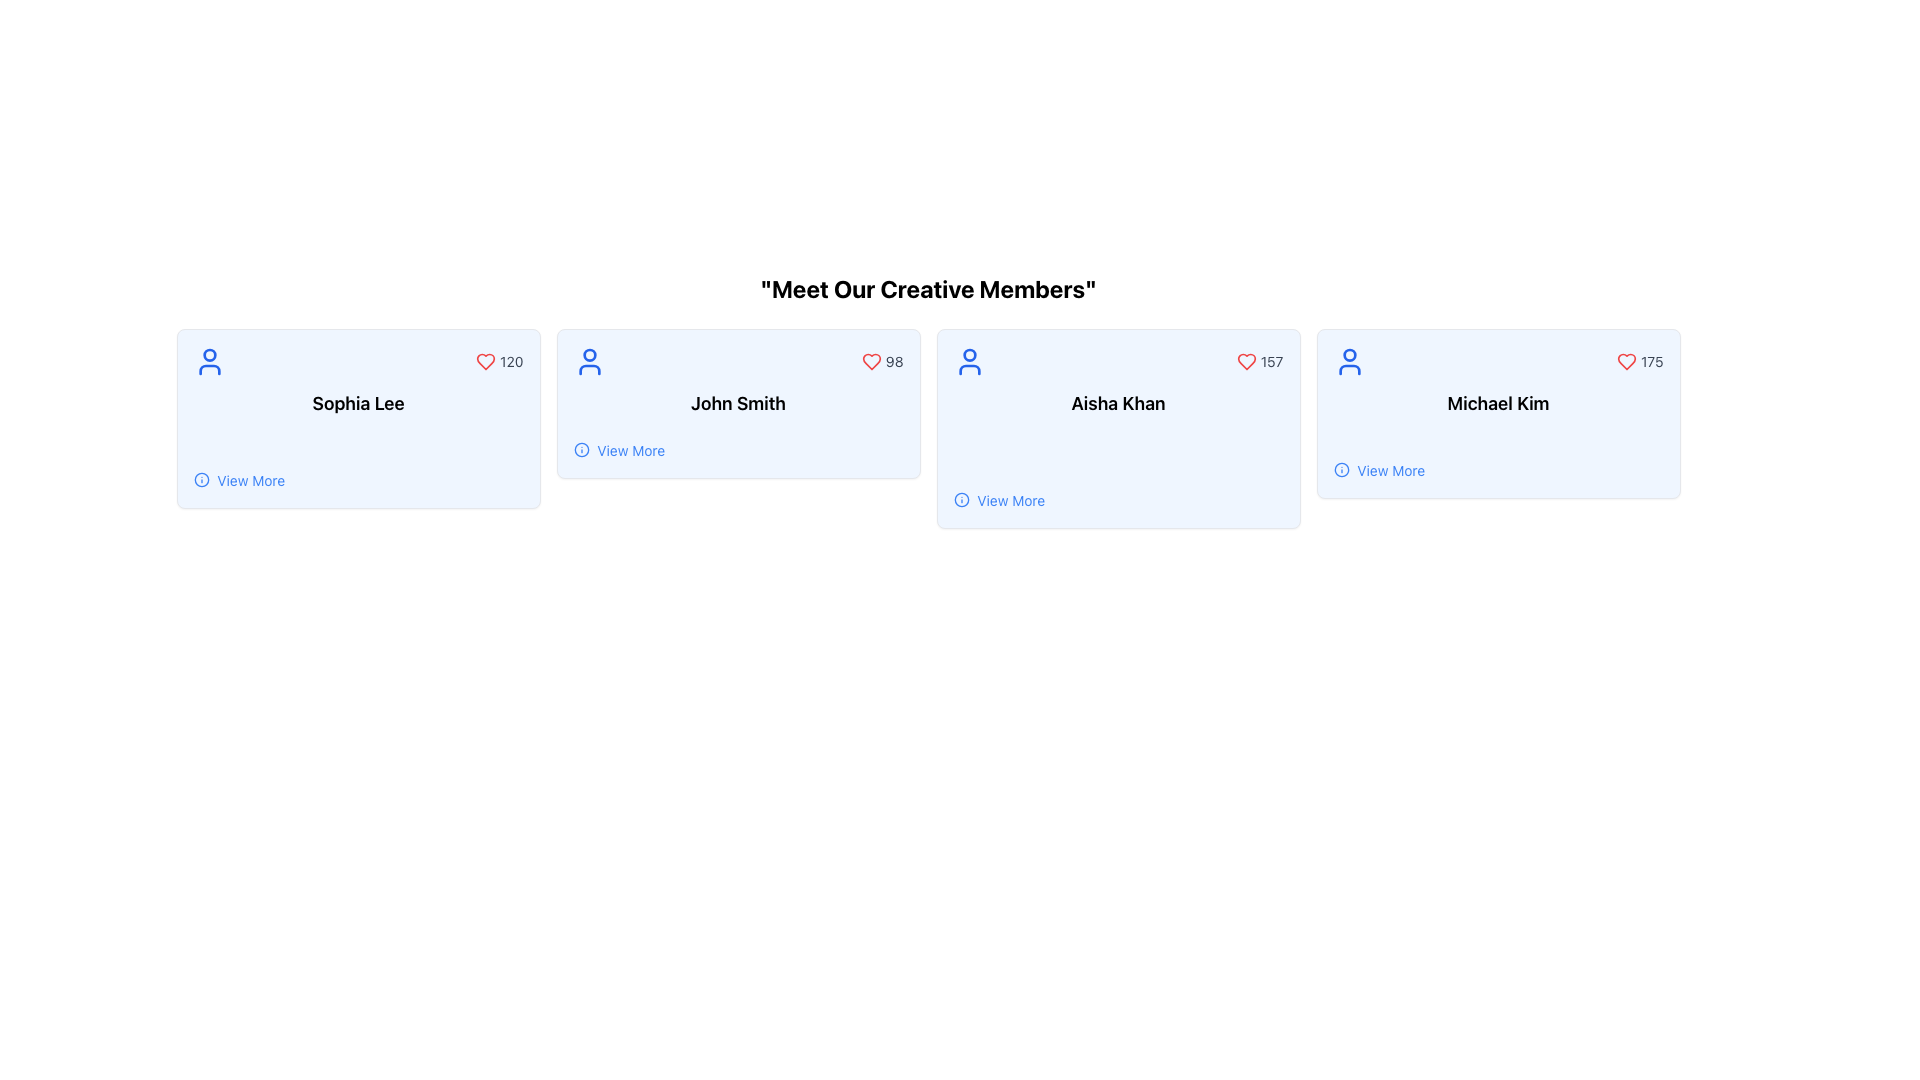 The height and width of the screenshot is (1080, 1920). What do you see at coordinates (1341, 470) in the screenshot?
I see `the Informational Icon located to the left of the 'View More' text link in the card associated with 'Michael Kim'` at bounding box center [1341, 470].